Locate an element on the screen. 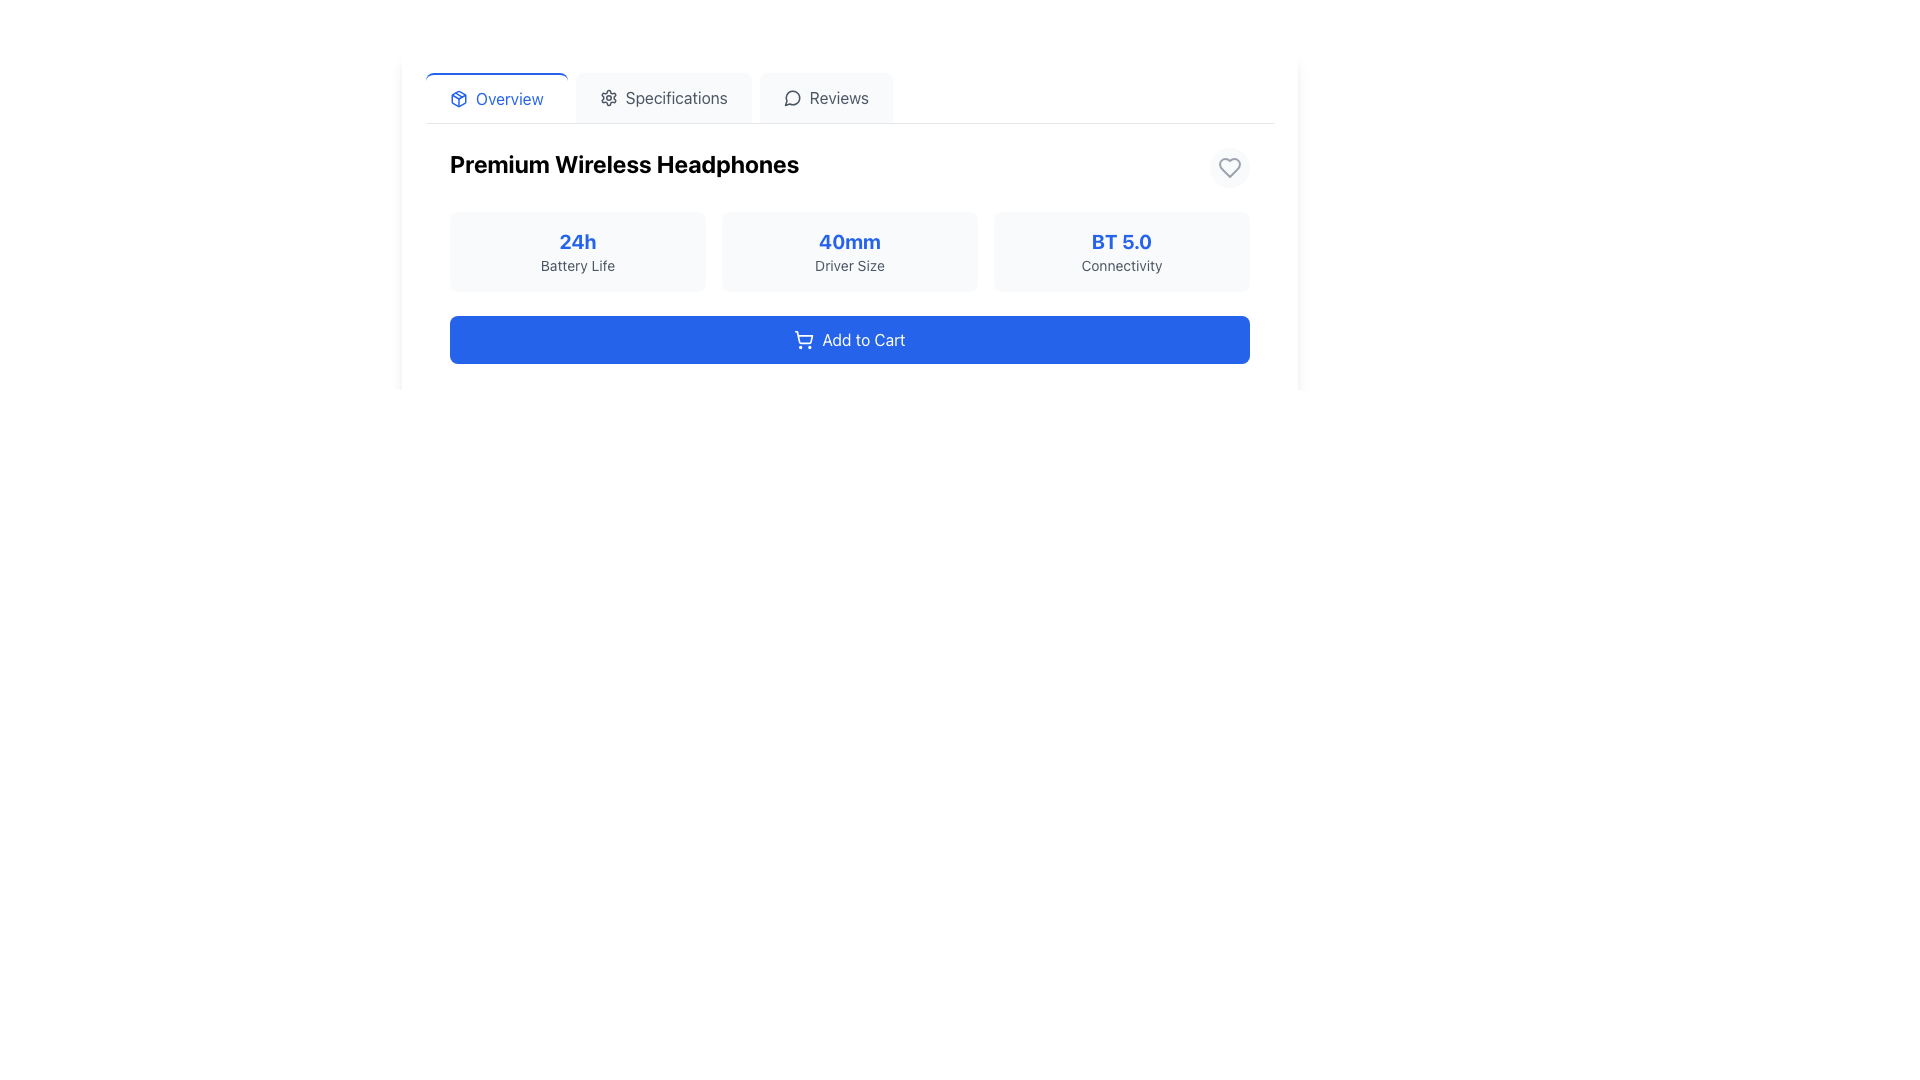  the text label displaying 'Premium Wireless Headphones' which is bold and black, located near the top left of the interface, for potential interactions is located at coordinates (623, 163).